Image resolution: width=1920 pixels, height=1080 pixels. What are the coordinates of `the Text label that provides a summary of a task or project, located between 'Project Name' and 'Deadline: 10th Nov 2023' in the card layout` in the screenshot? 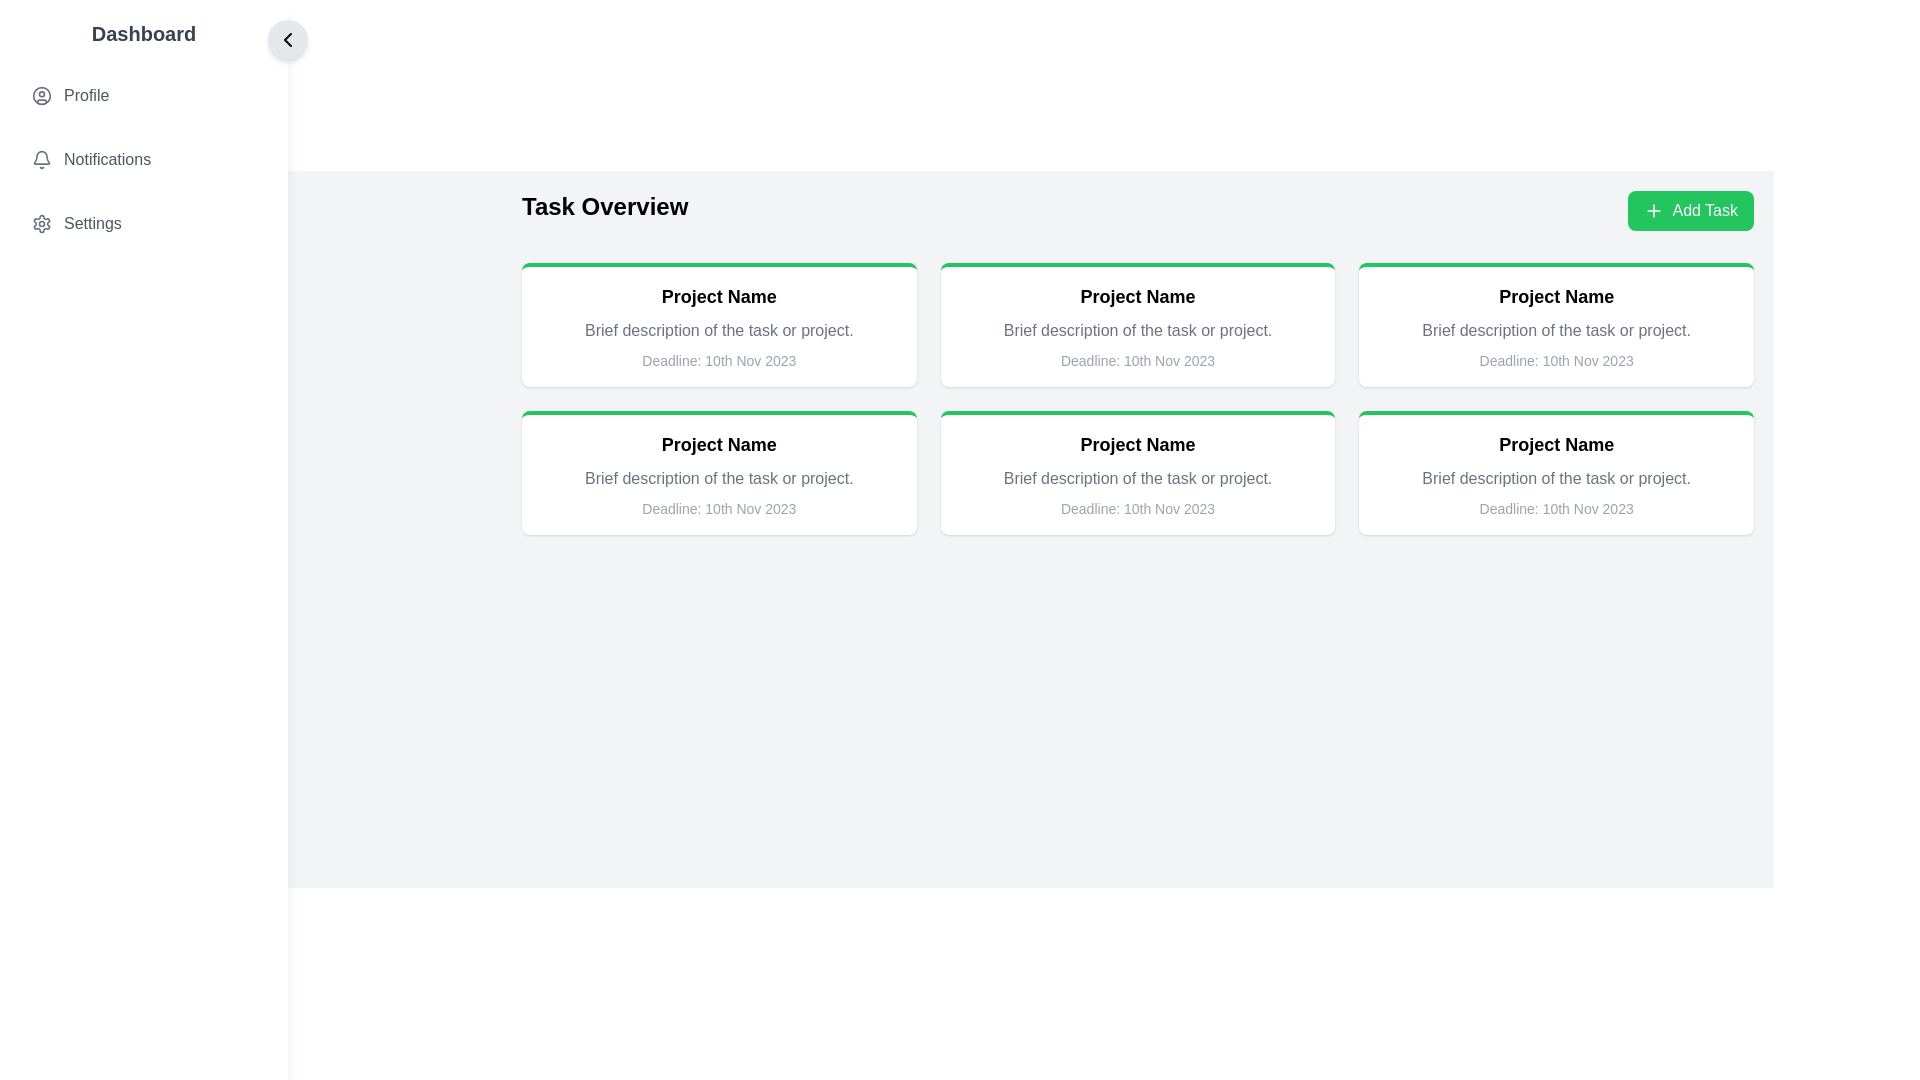 It's located at (719, 478).